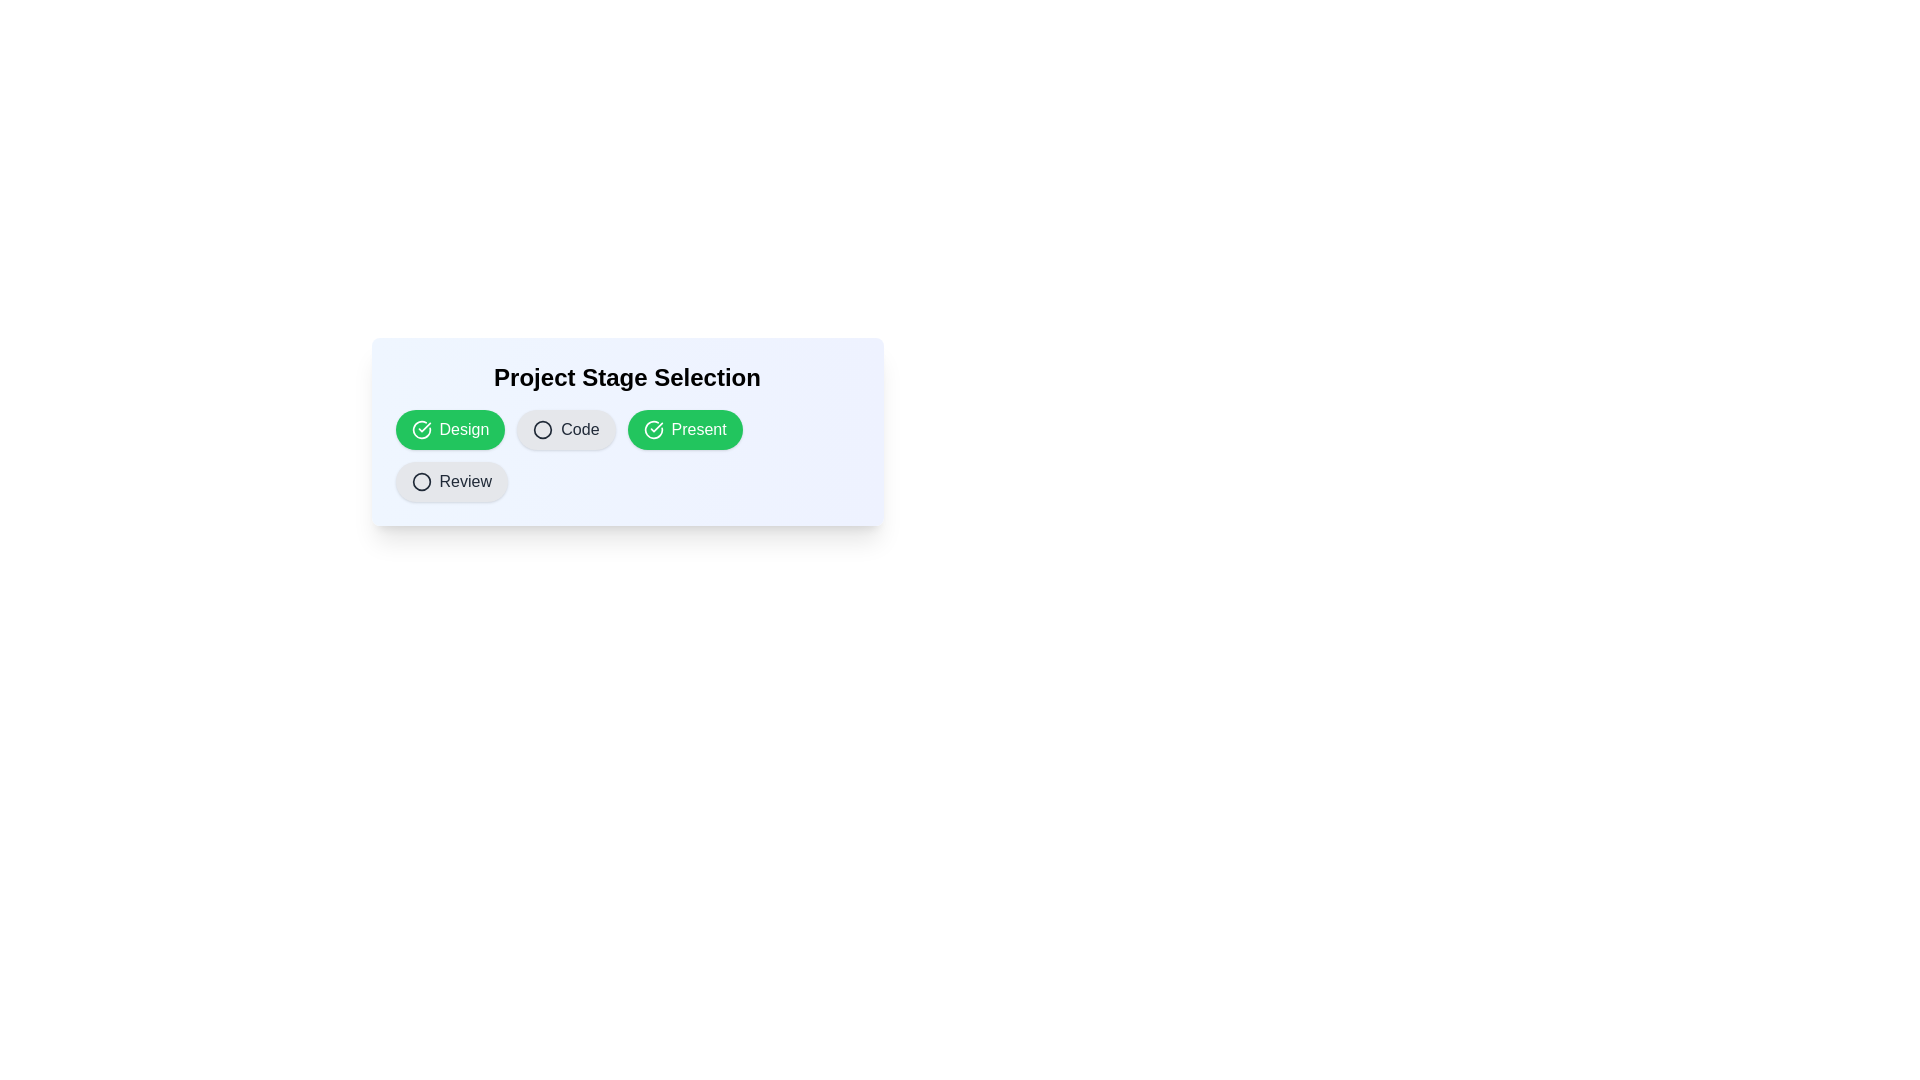 The height and width of the screenshot is (1080, 1920). Describe the element at coordinates (450, 482) in the screenshot. I see `the chip labeled Review` at that location.